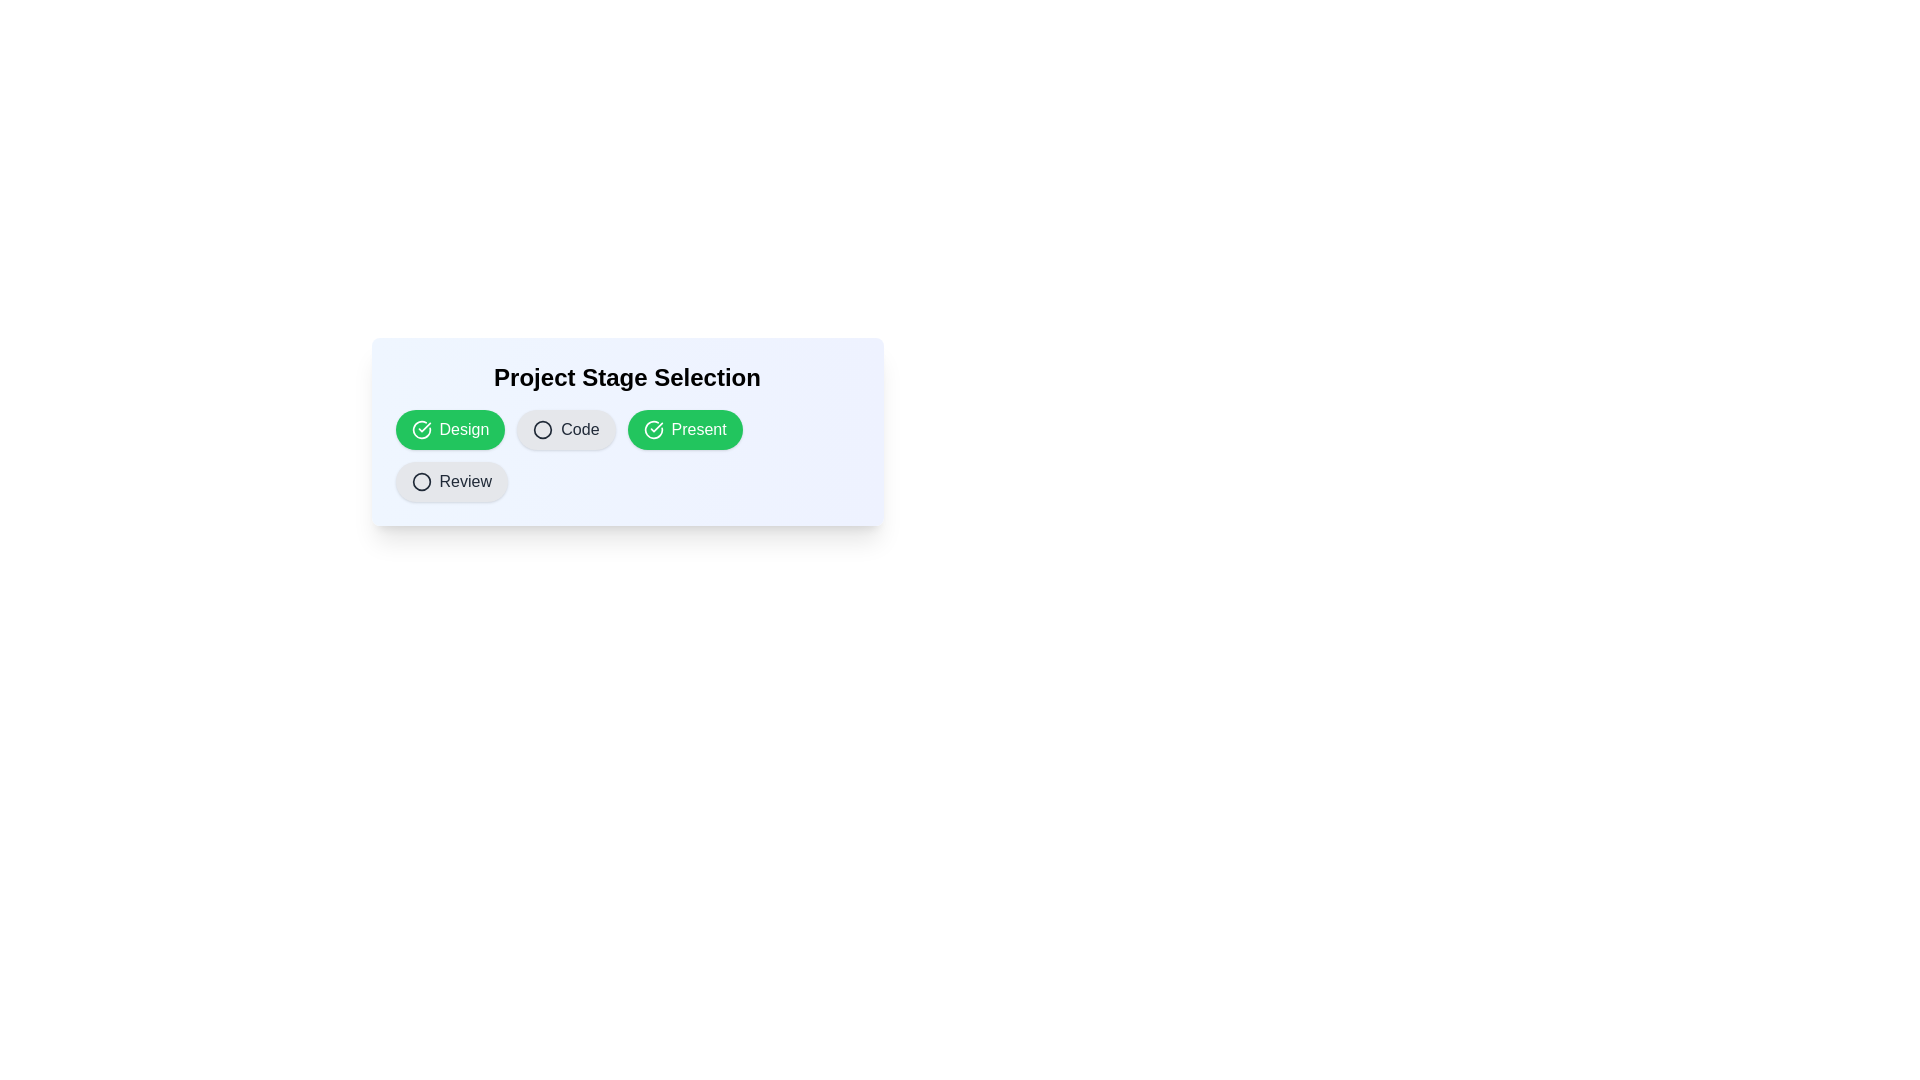 The height and width of the screenshot is (1080, 1920). Describe the element at coordinates (450, 482) in the screenshot. I see `the chip labeled Review` at that location.